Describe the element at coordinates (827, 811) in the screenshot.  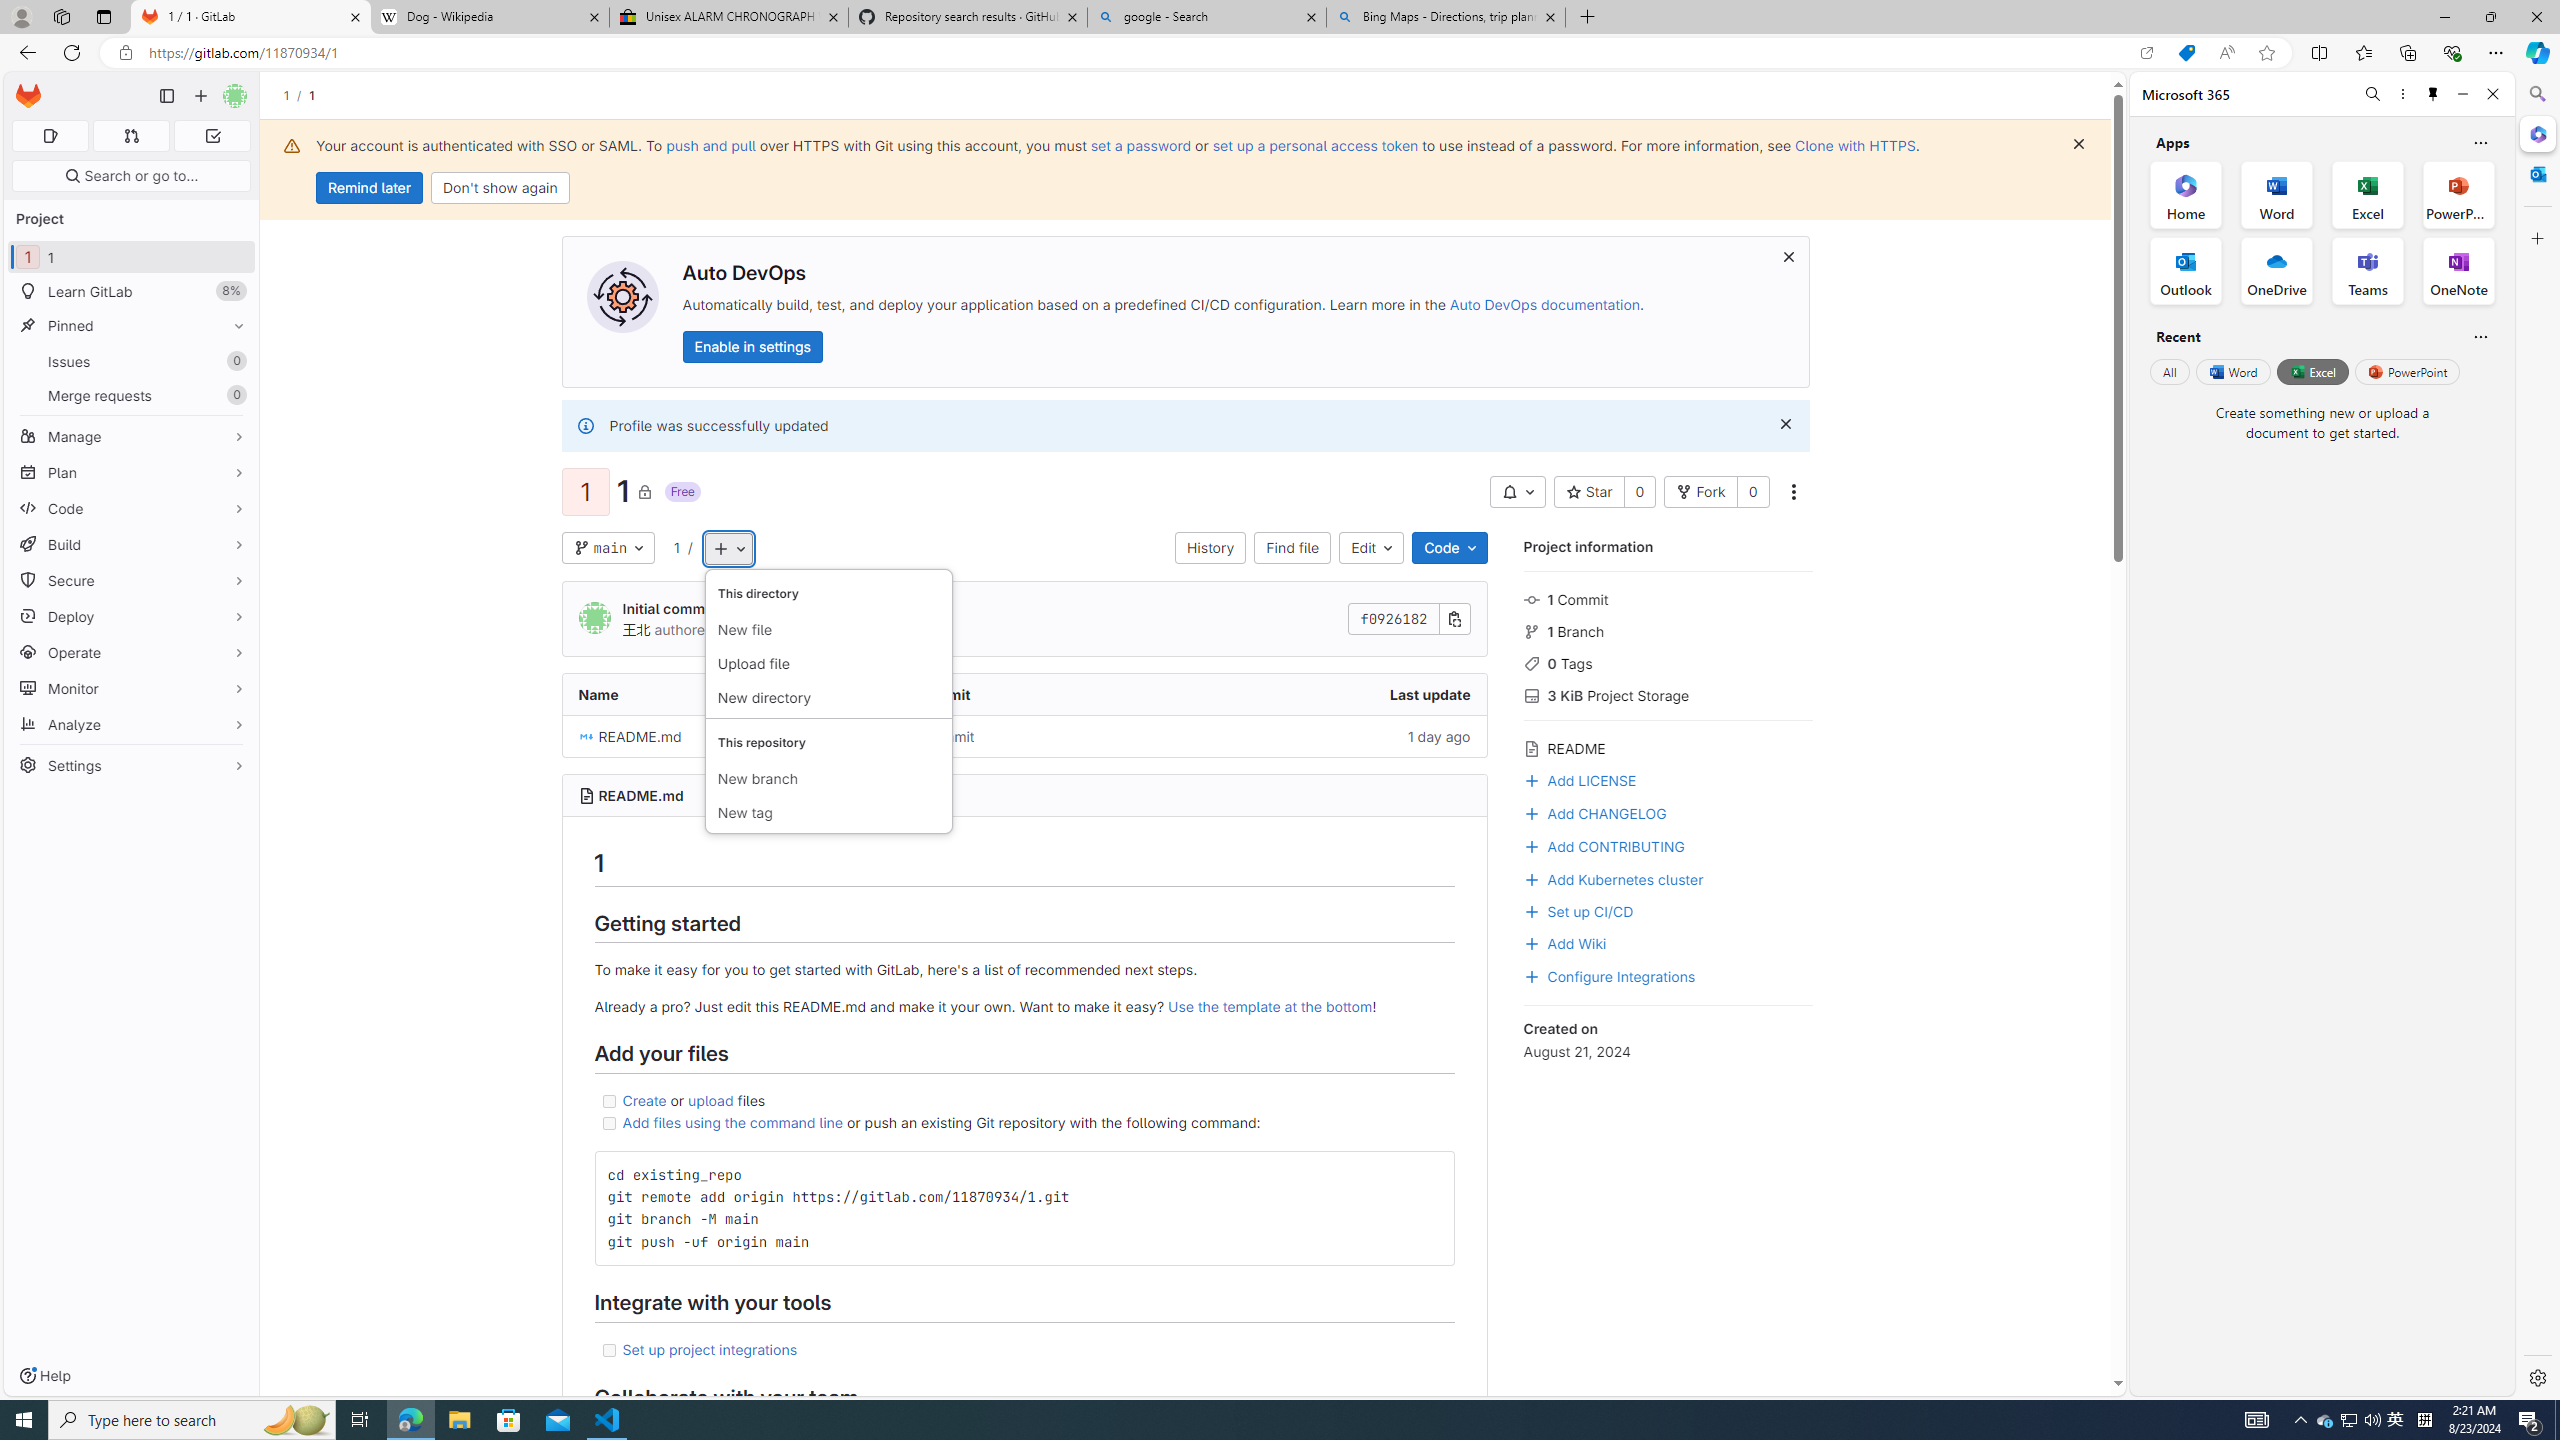
I see `'New tag'` at that location.